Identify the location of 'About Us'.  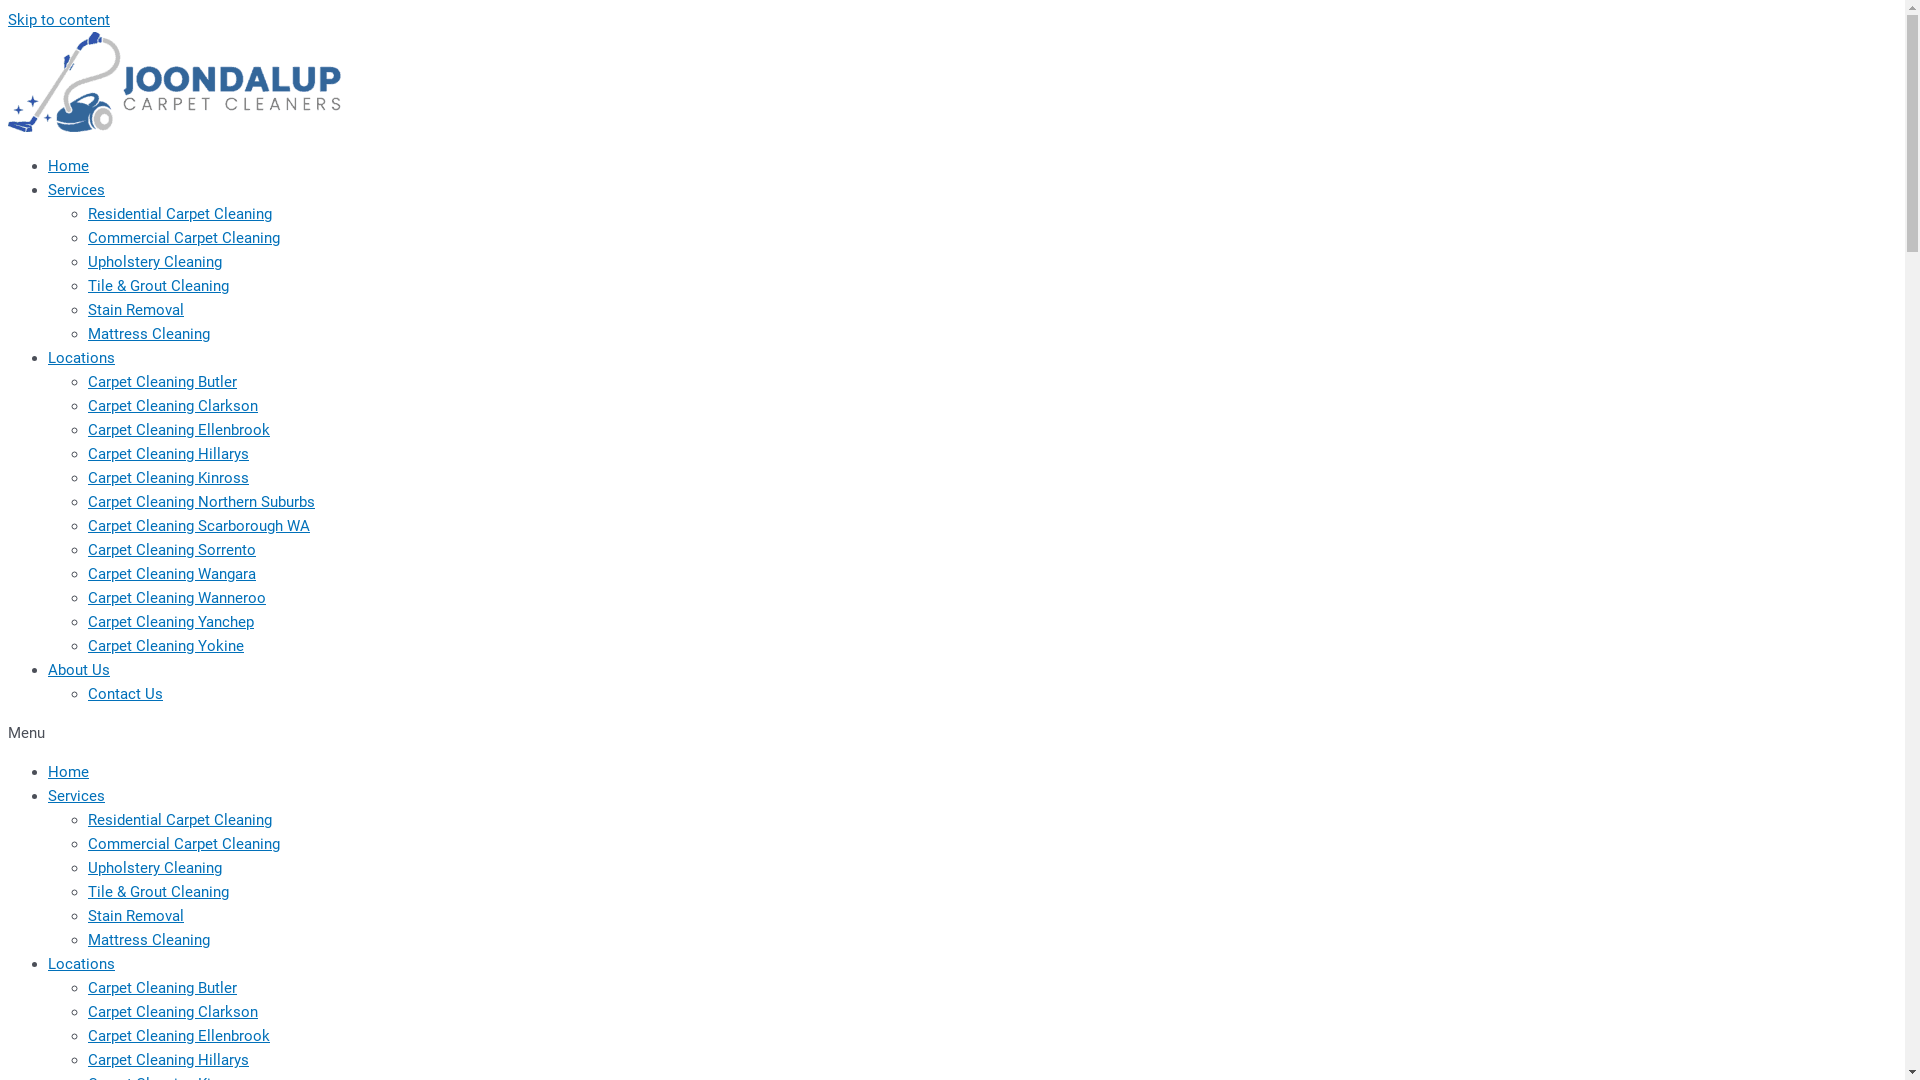
(78, 670).